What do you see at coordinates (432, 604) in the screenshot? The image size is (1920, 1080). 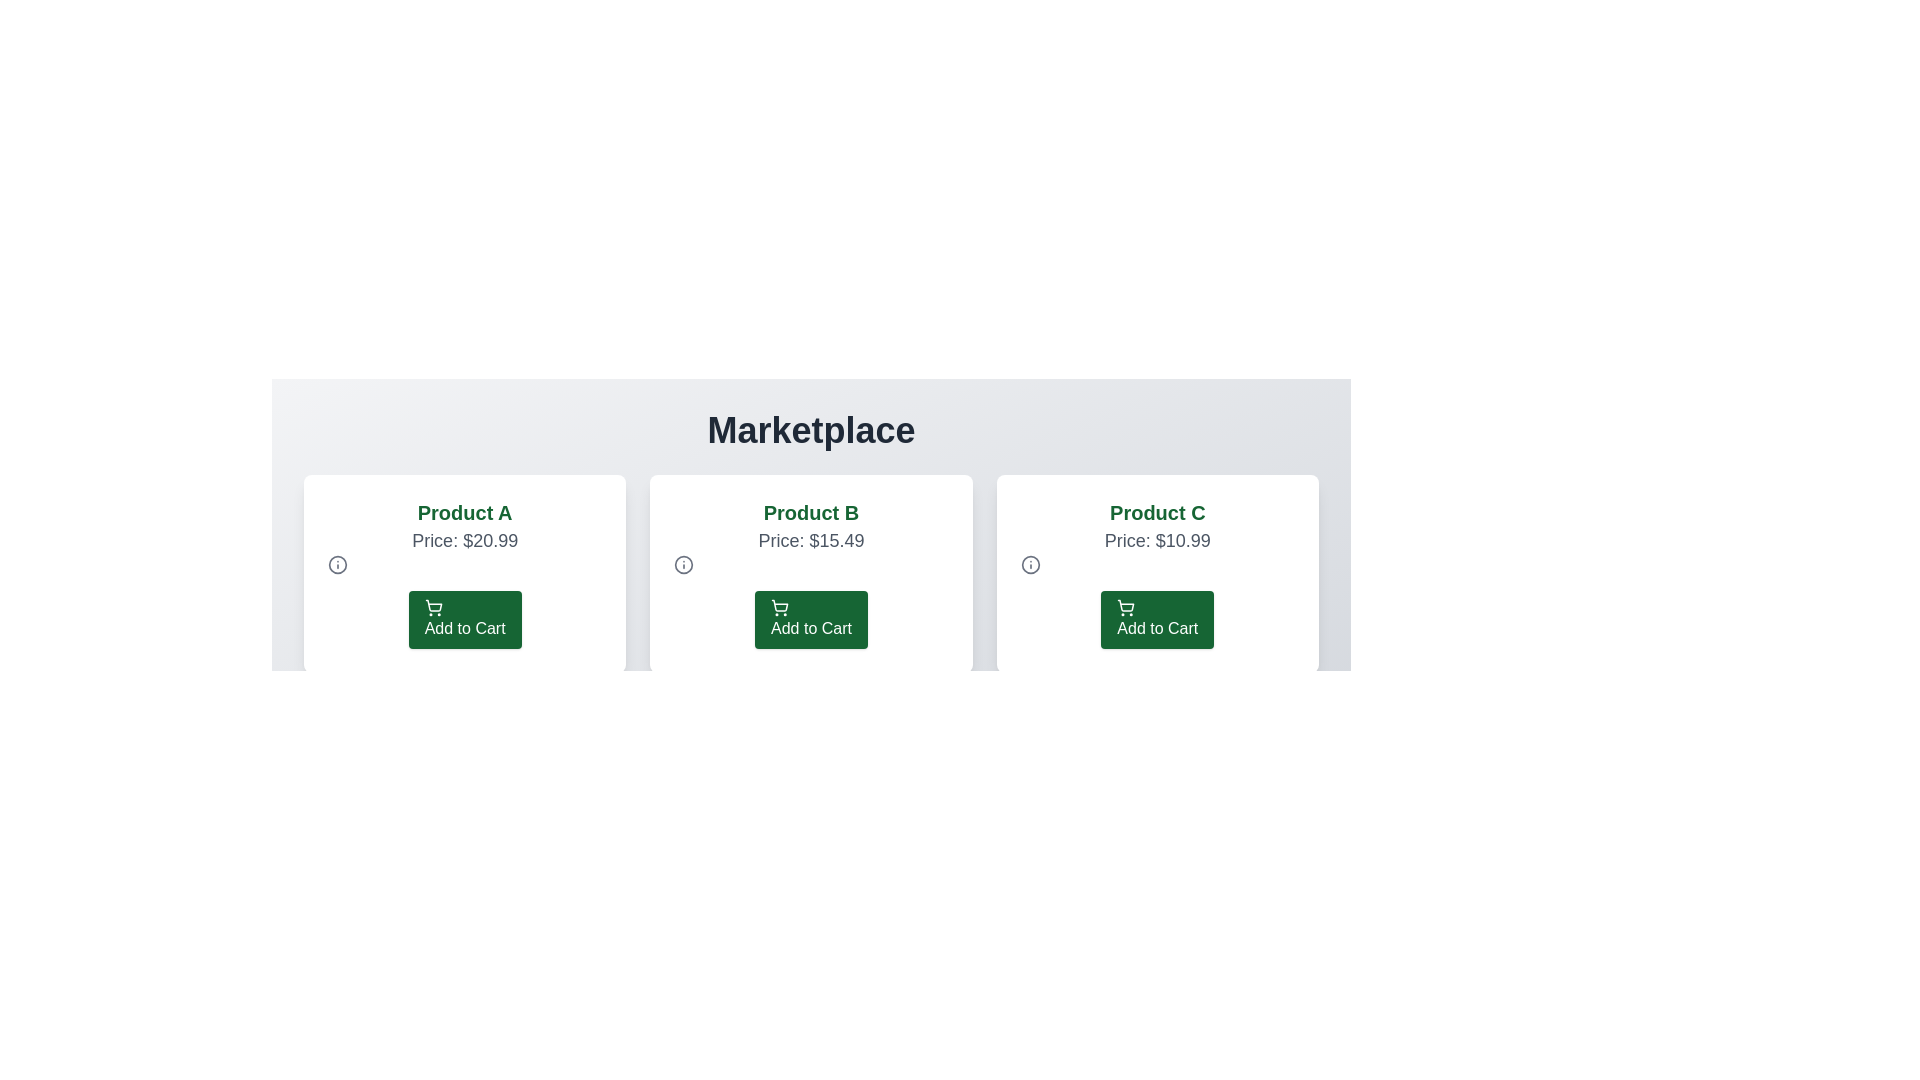 I see `the shopping cart icon within the 'Add to Cart' button for Product A, located in the leftmost box of the product cards in the 'Marketplace' section` at bounding box center [432, 604].